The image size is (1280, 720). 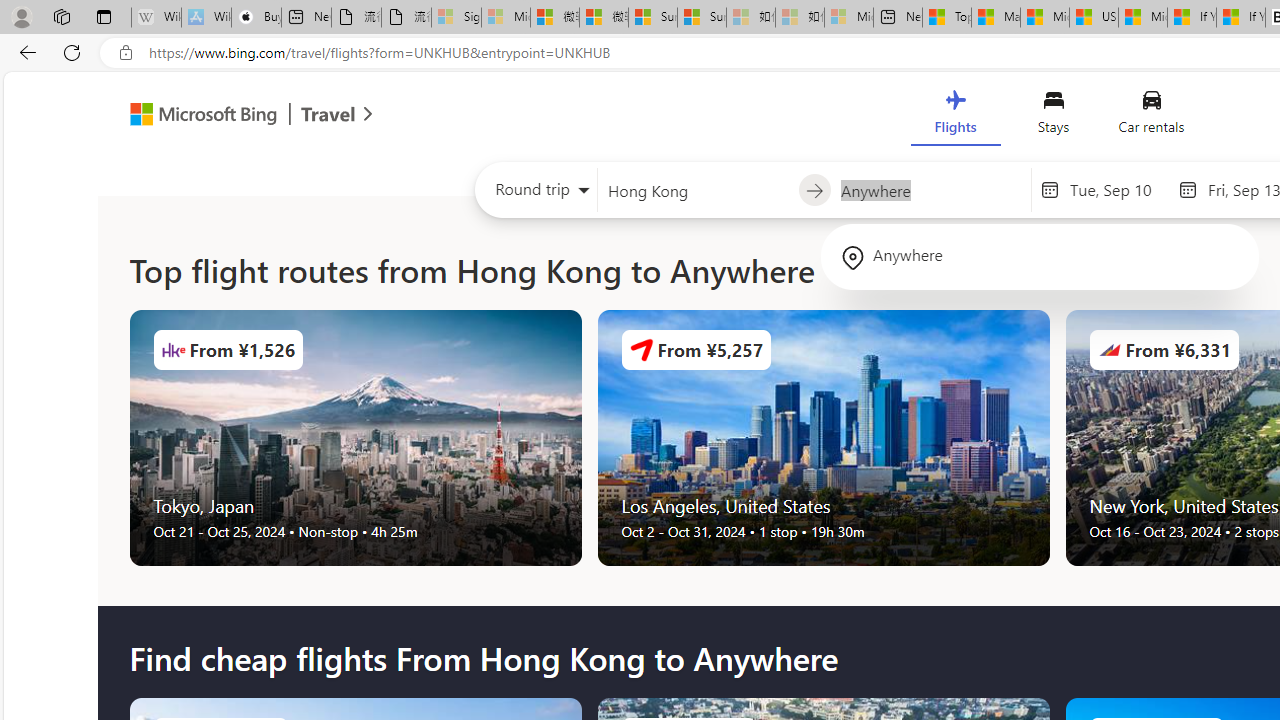 What do you see at coordinates (536, 194) in the screenshot?
I see `'Select trip type'` at bounding box center [536, 194].